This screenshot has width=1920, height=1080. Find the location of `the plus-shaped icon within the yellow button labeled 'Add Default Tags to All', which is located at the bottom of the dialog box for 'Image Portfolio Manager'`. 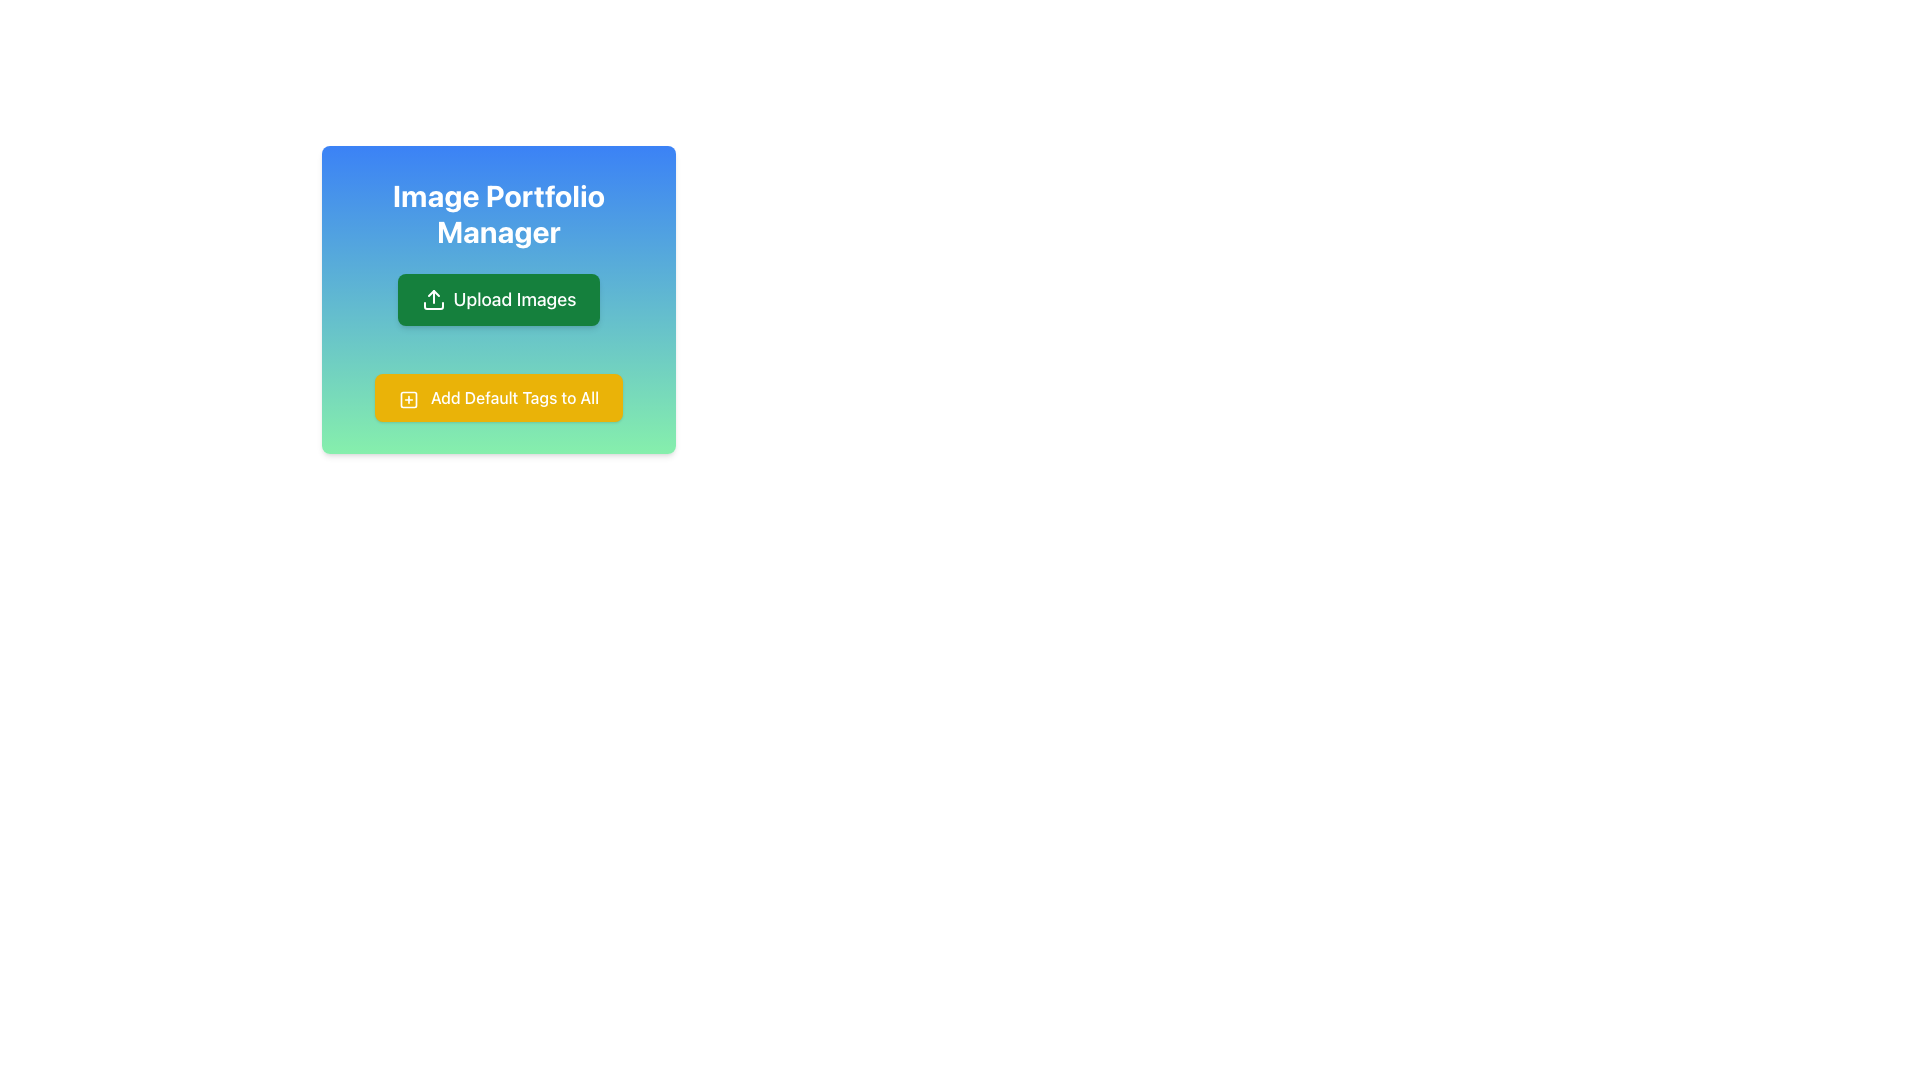

the plus-shaped icon within the yellow button labeled 'Add Default Tags to All', which is located at the bottom of the dialog box for 'Image Portfolio Manager' is located at coordinates (407, 399).